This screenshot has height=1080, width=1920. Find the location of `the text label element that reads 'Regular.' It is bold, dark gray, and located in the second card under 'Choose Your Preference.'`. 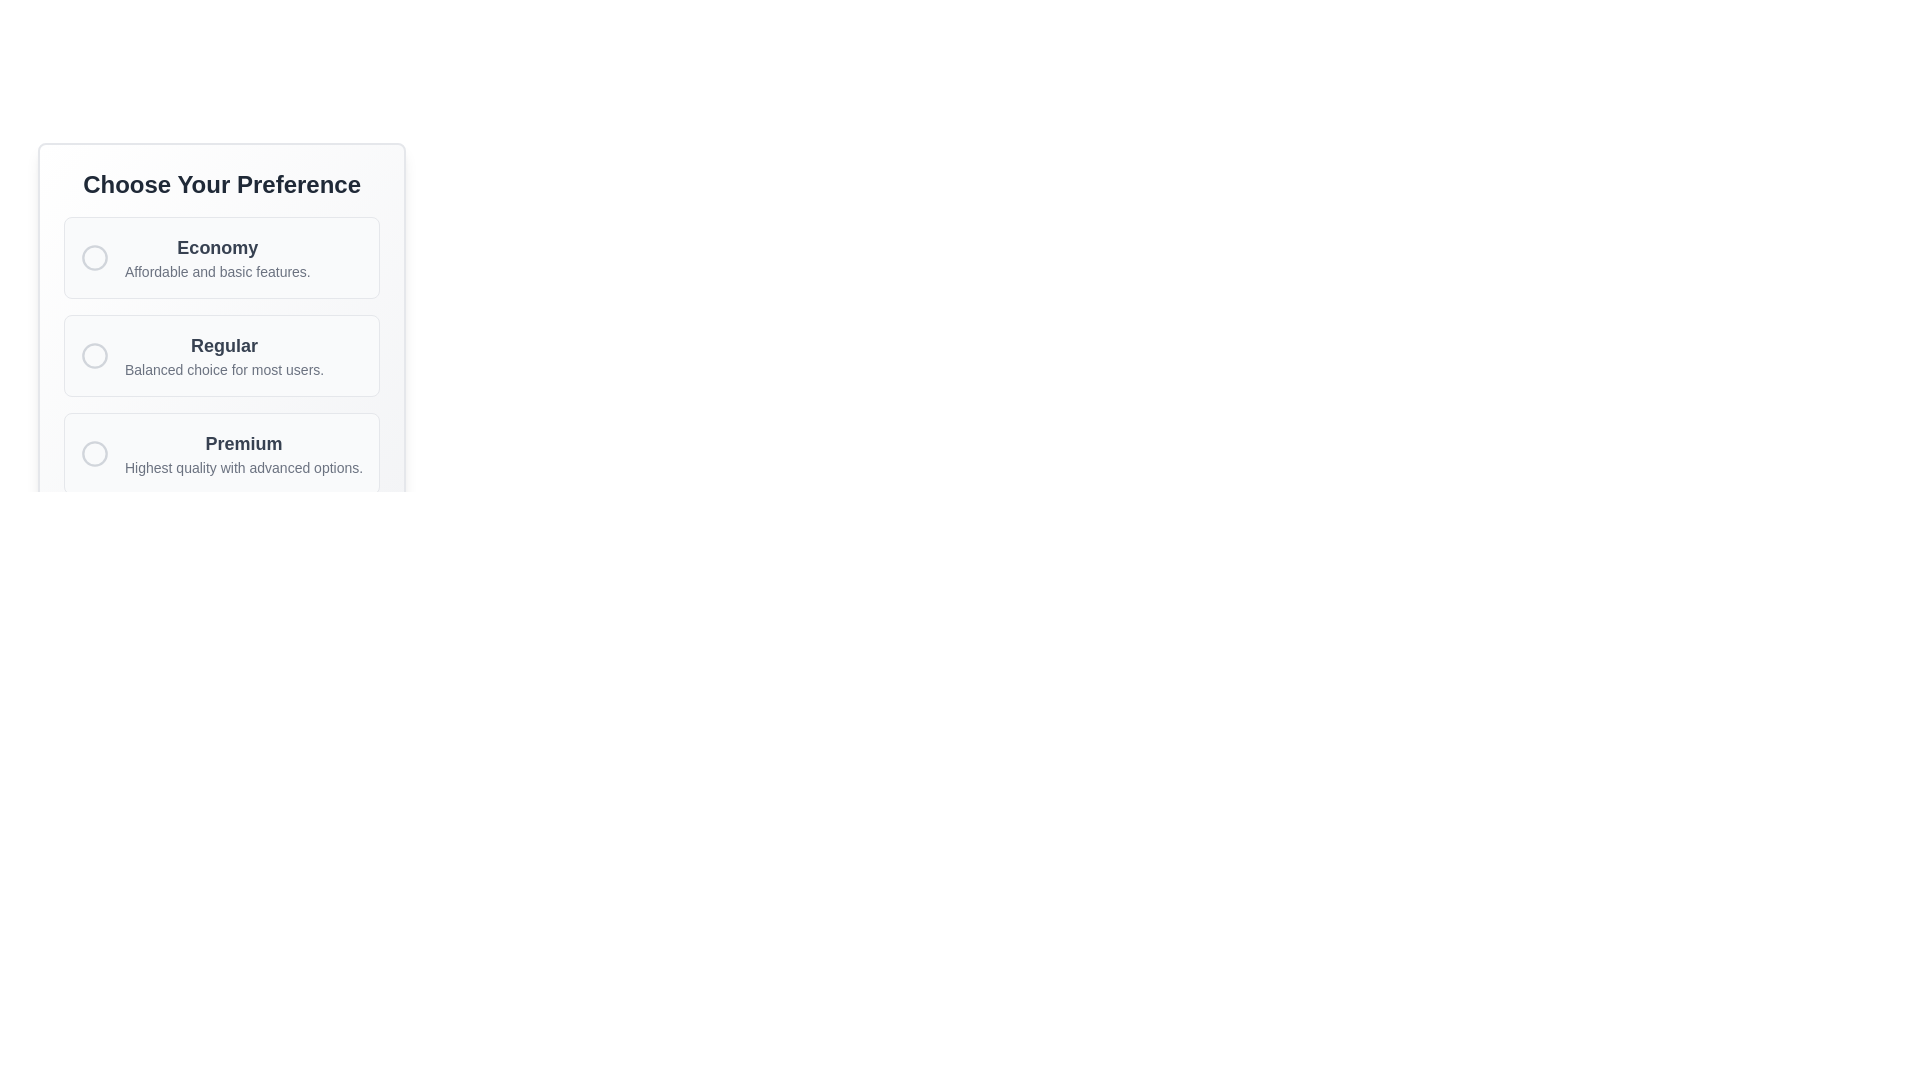

the text label element that reads 'Regular.' It is bold, dark gray, and located in the second card under 'Choose Your Preference.' is located at coordinates (224, 345).